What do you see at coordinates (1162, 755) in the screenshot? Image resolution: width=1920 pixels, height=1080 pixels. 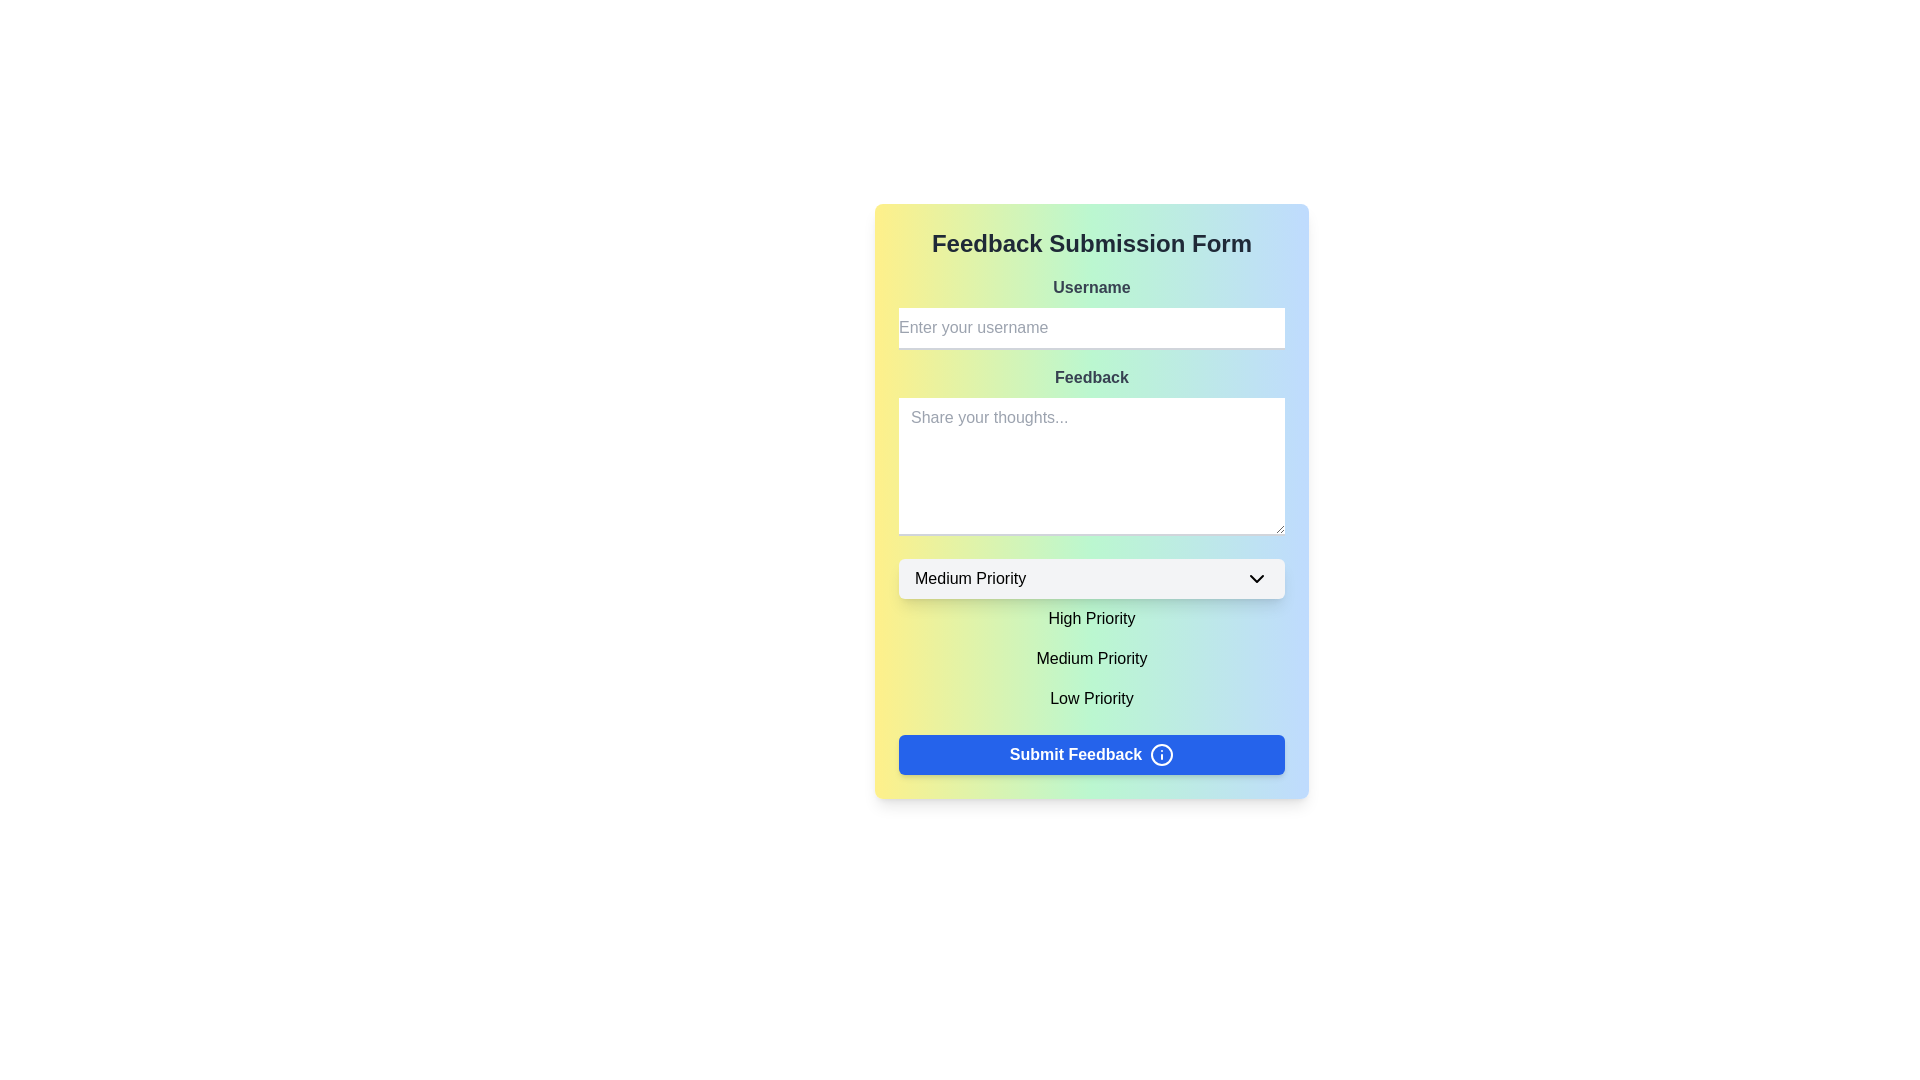 I see `the information icon located to the right of the 'Submit Feedback' button` at bounding box center [1162, 755].